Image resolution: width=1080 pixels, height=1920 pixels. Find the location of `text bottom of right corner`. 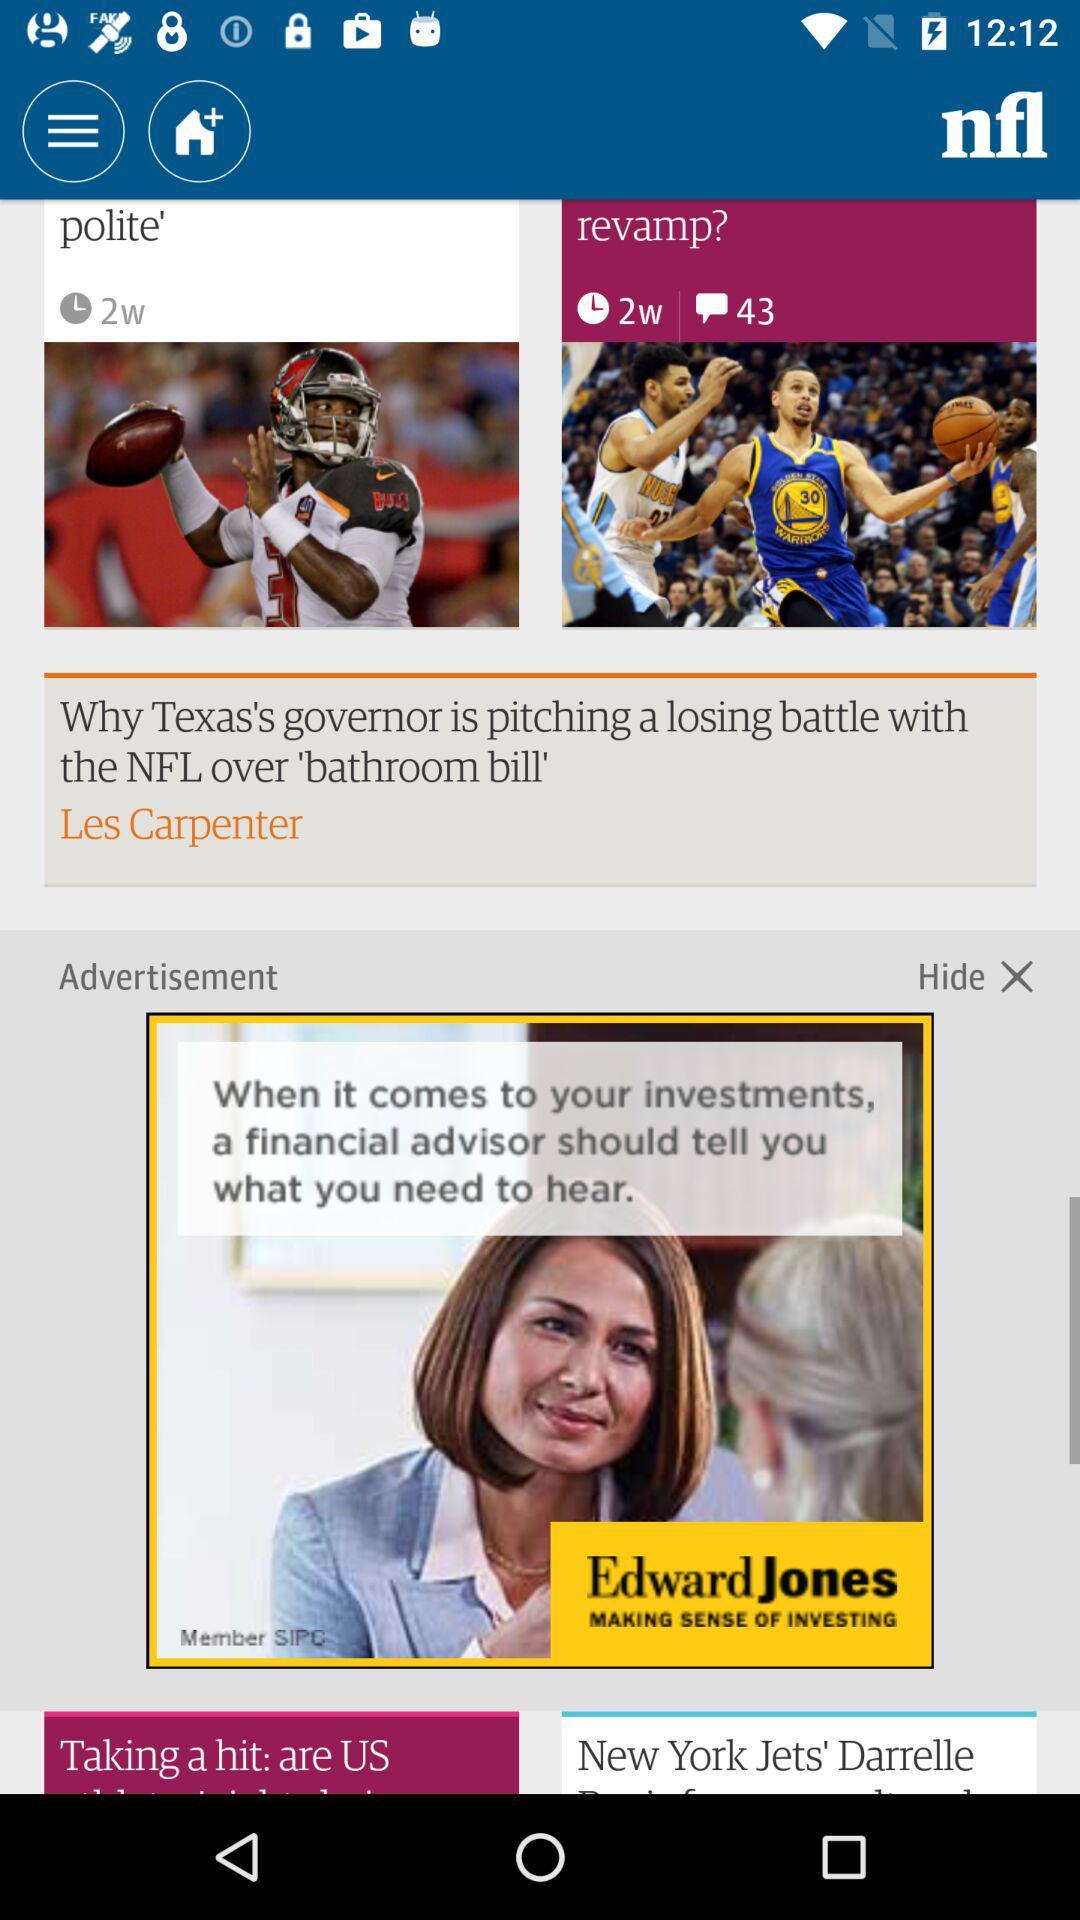

text bottom of right corner is located at coordinates (798, 1751).